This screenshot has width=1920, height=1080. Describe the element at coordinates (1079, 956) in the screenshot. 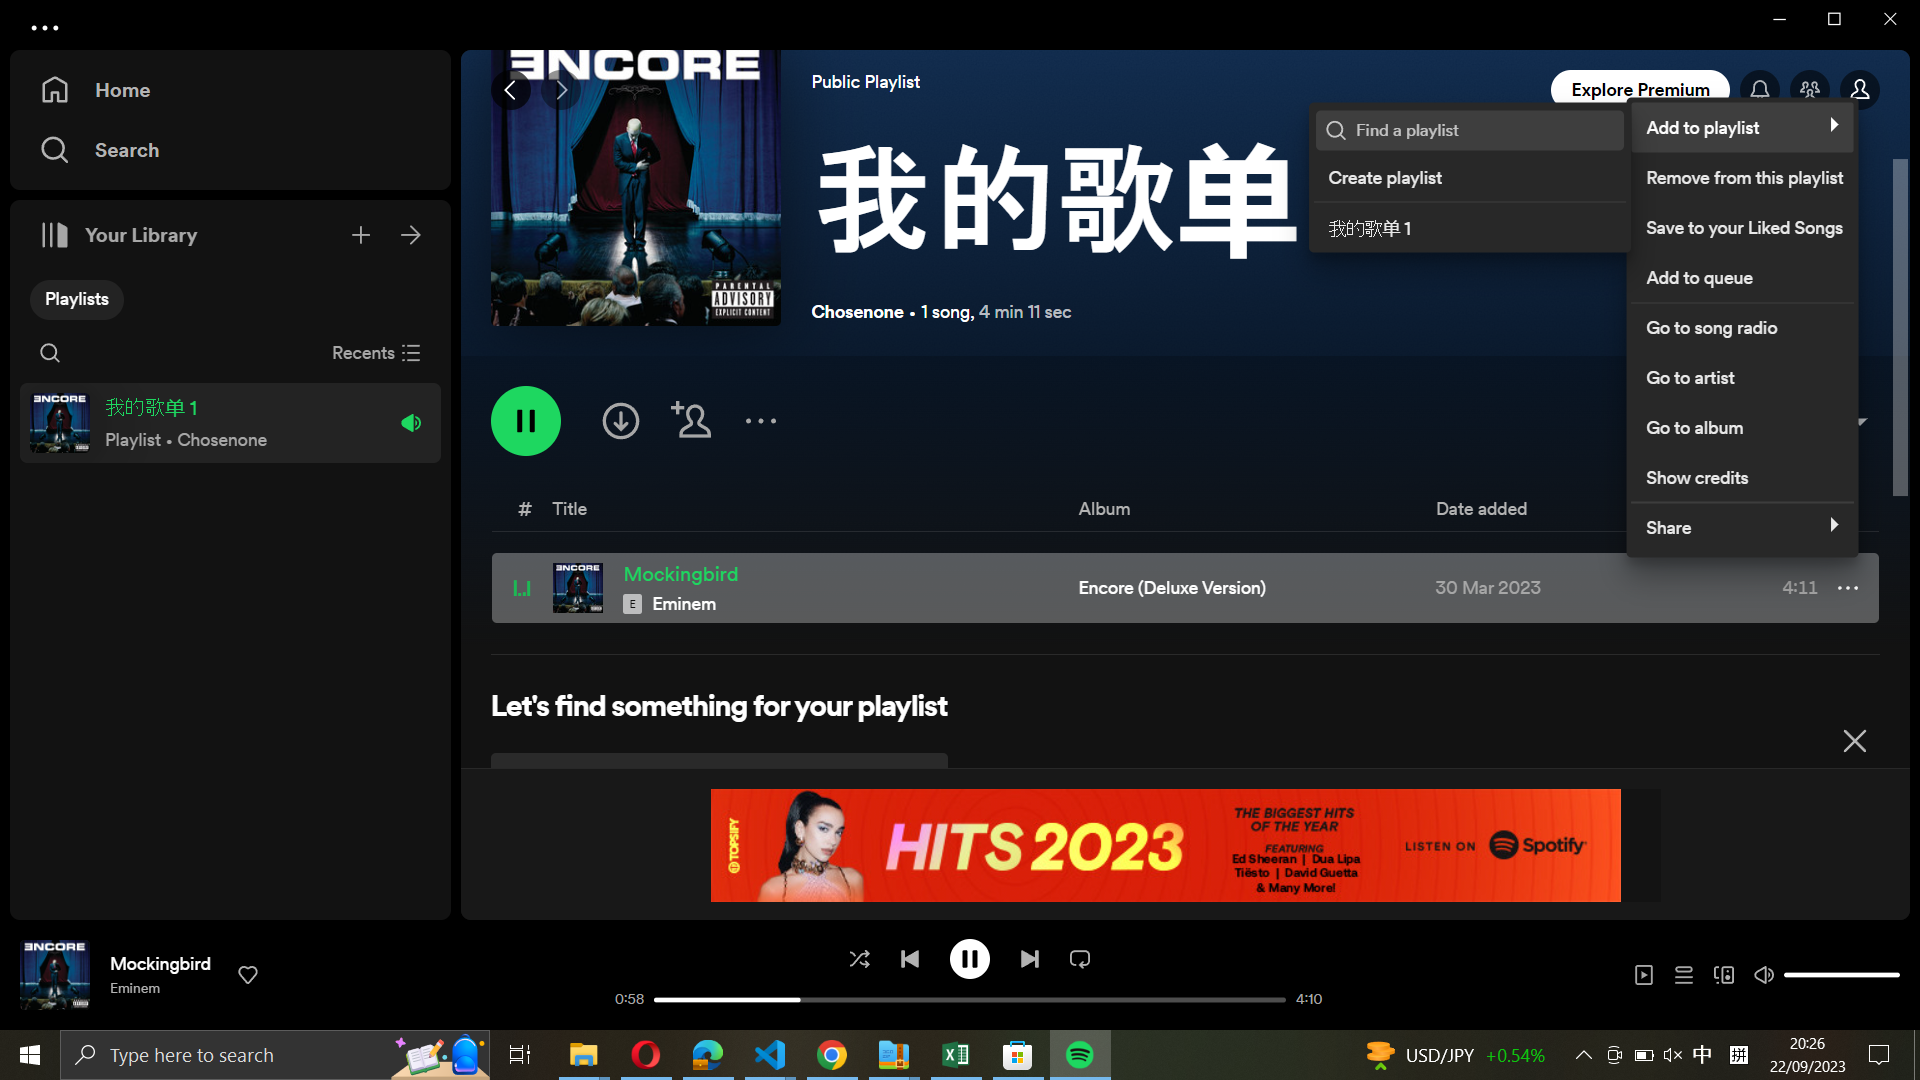

I see `Exchange the continuous loop function with single loop function` at that location.